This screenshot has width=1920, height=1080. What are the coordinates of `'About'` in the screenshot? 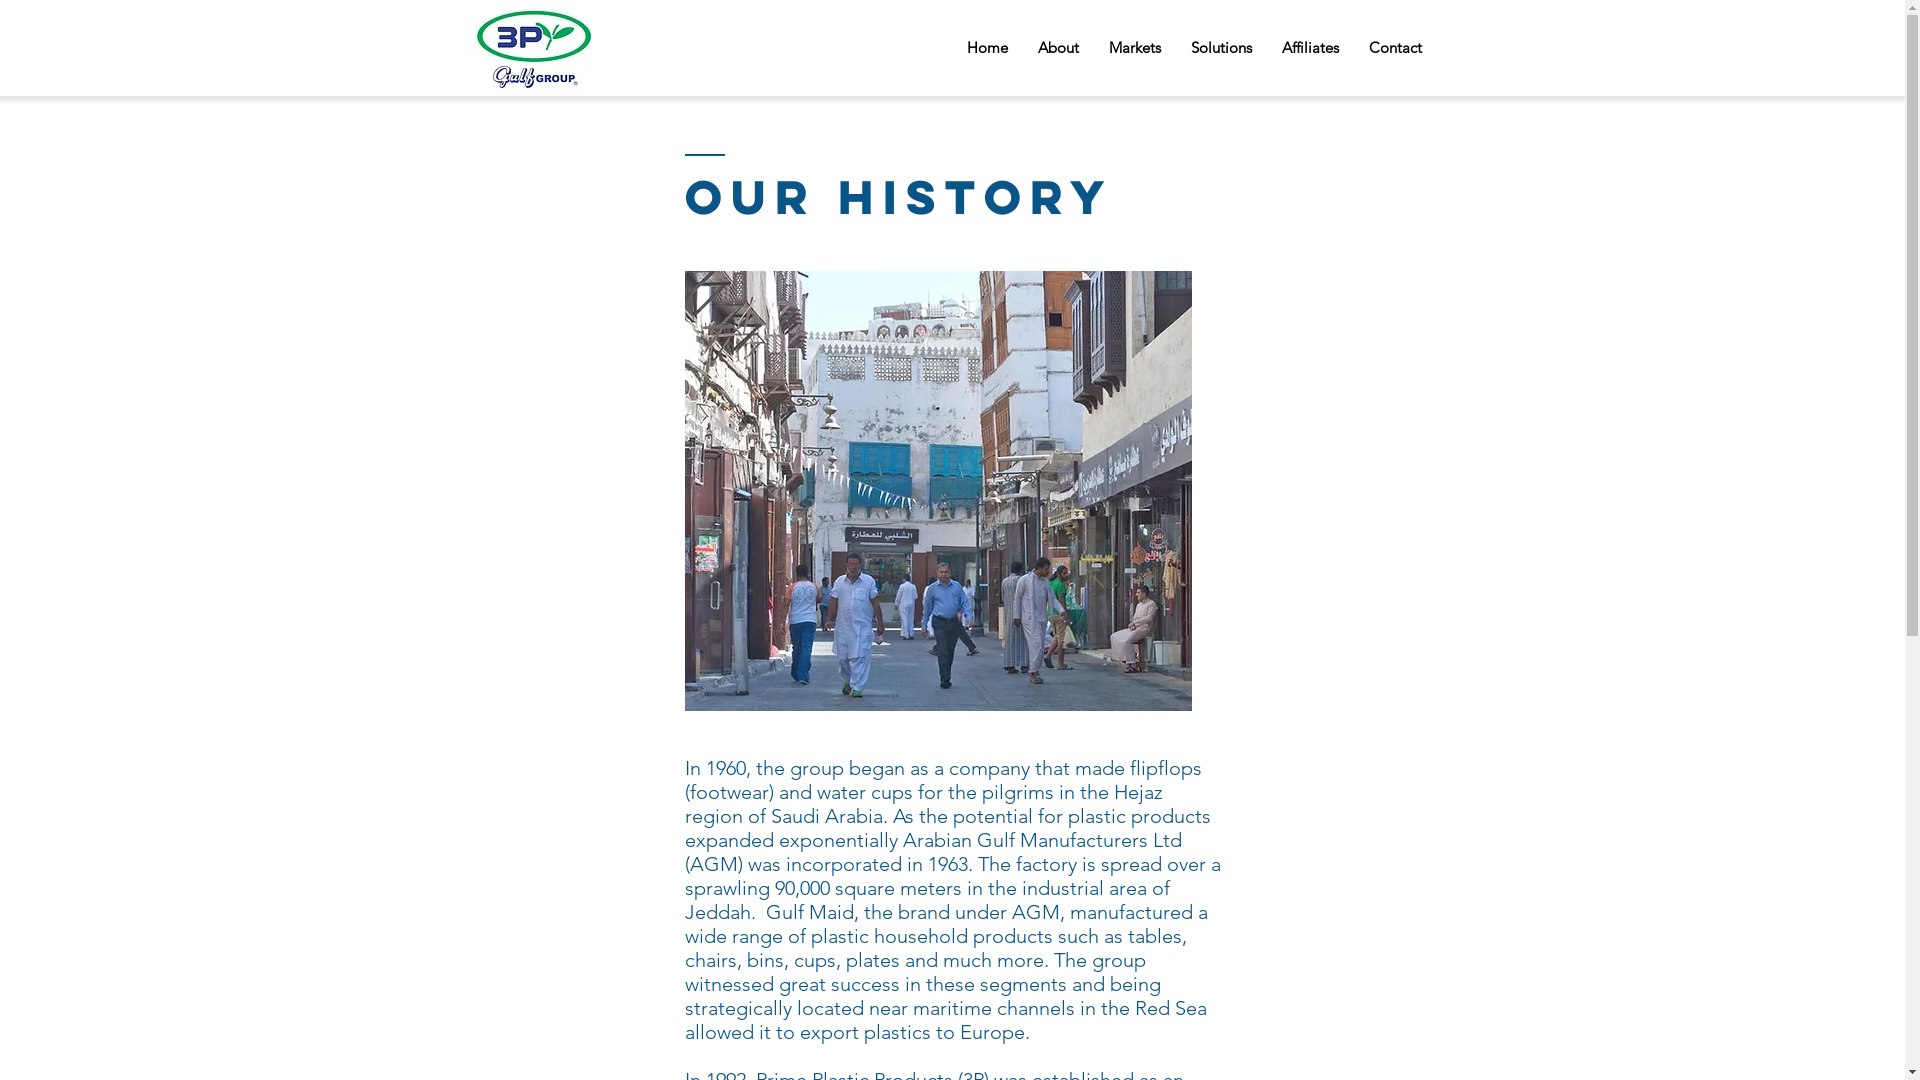 It's located at (1056, 46).